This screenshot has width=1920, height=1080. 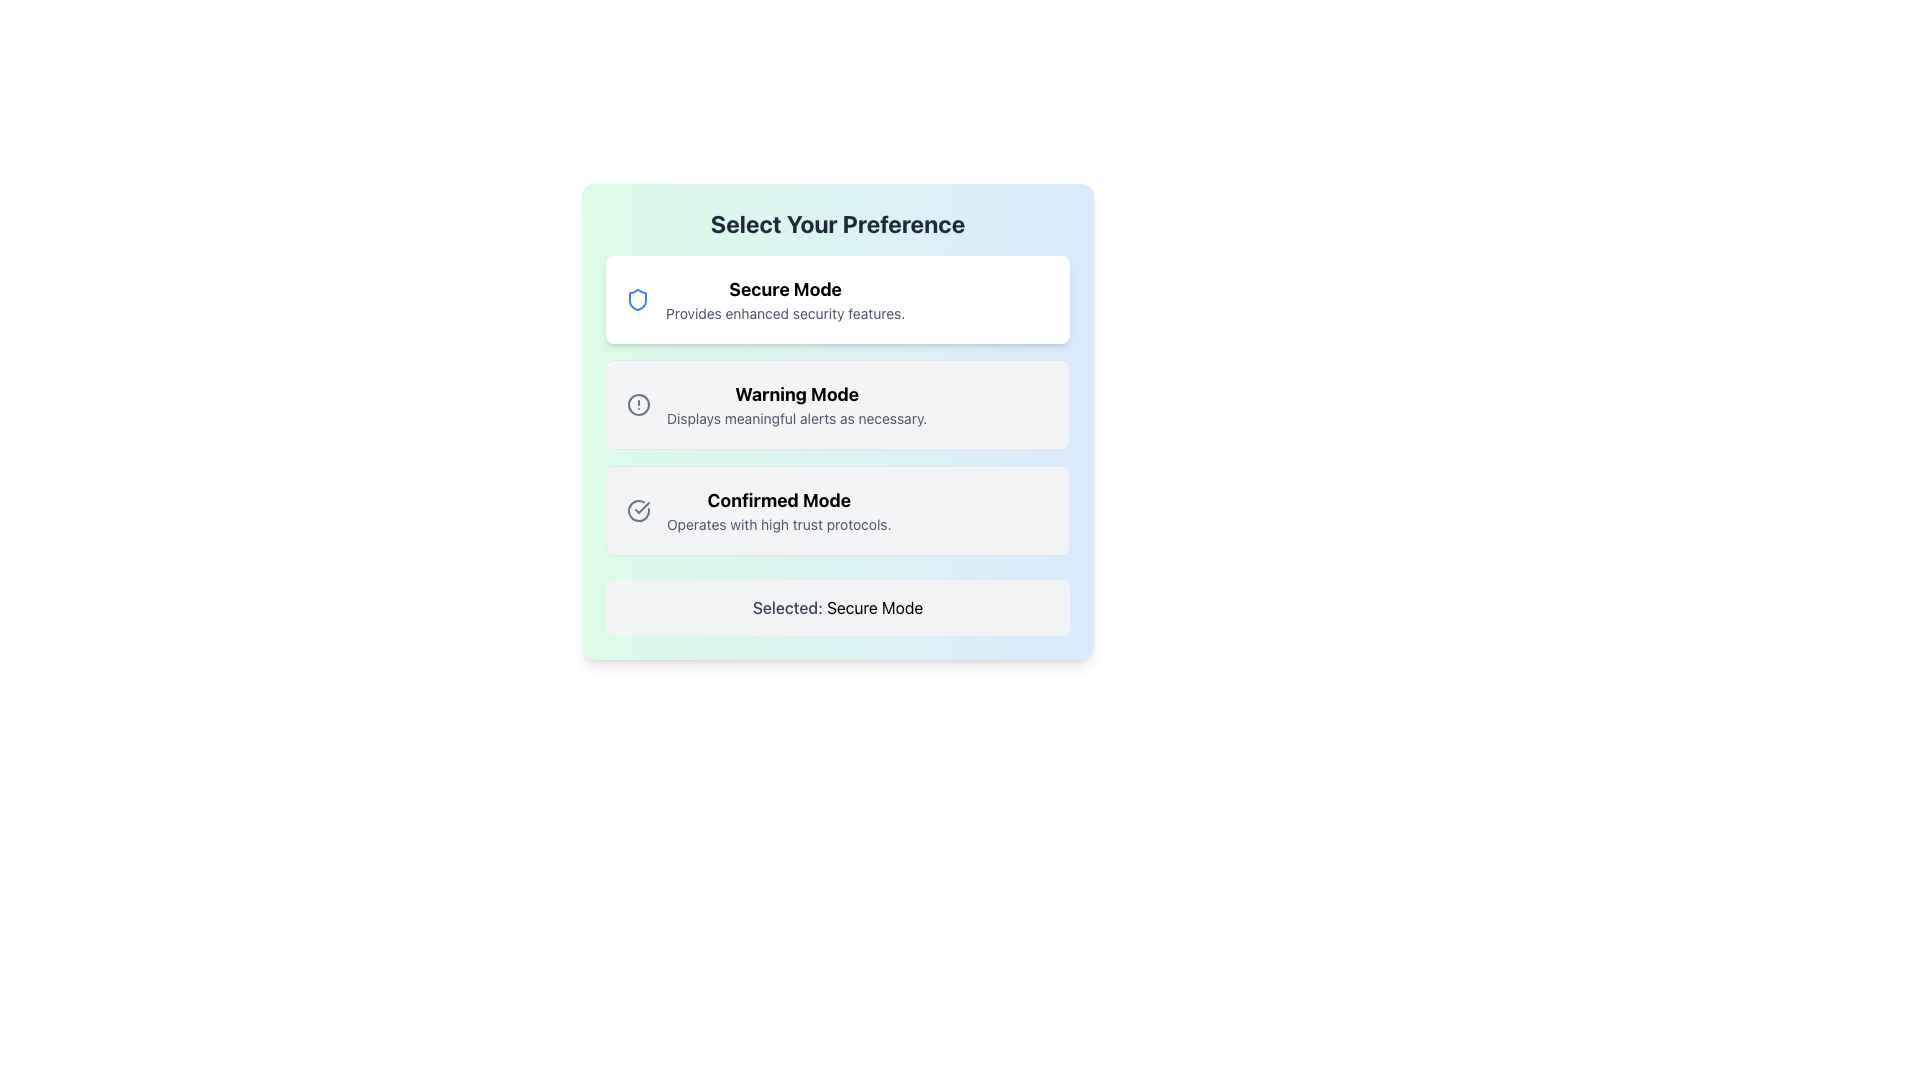 I want to click on the static text label displaying 'Selected:' which is located inside a card with a light gray background at the bottom of the layout, so click(x=786, y=607).